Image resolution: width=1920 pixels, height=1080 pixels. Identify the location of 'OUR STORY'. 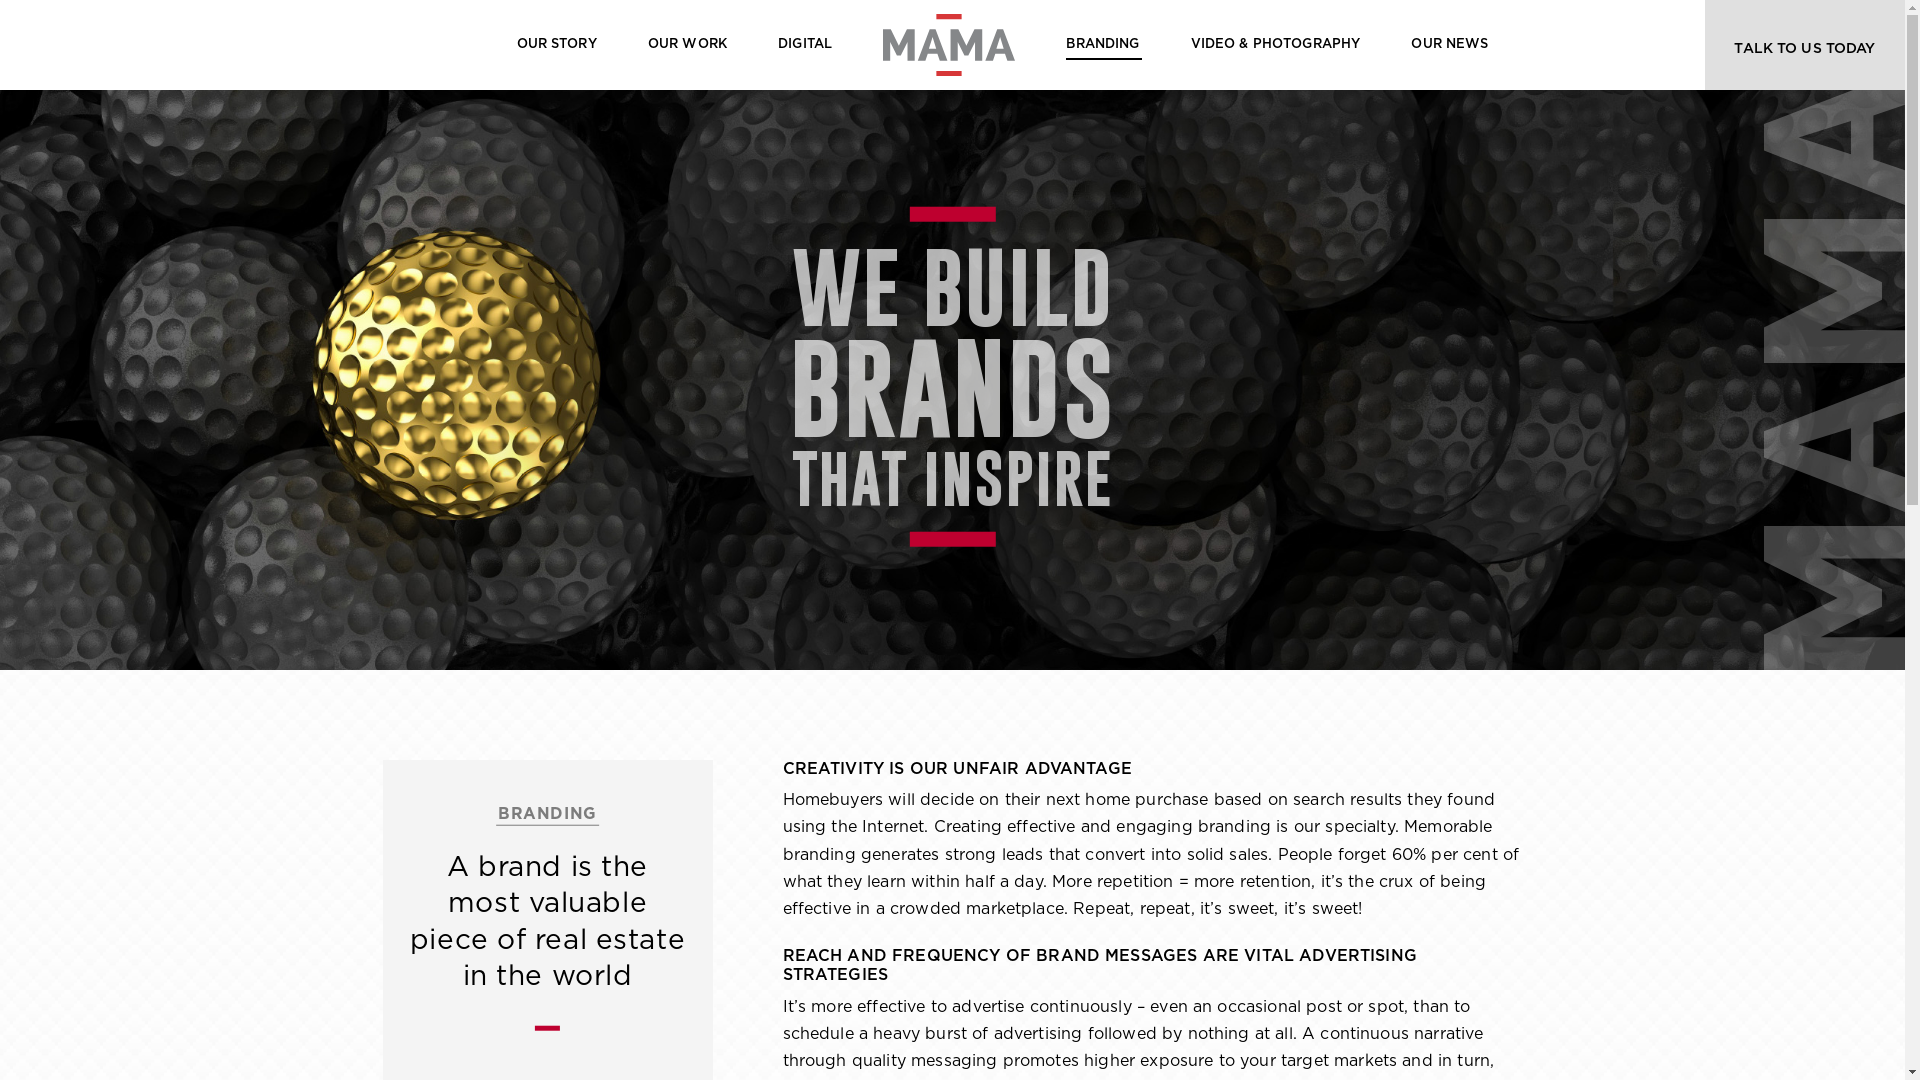
(556, 45).